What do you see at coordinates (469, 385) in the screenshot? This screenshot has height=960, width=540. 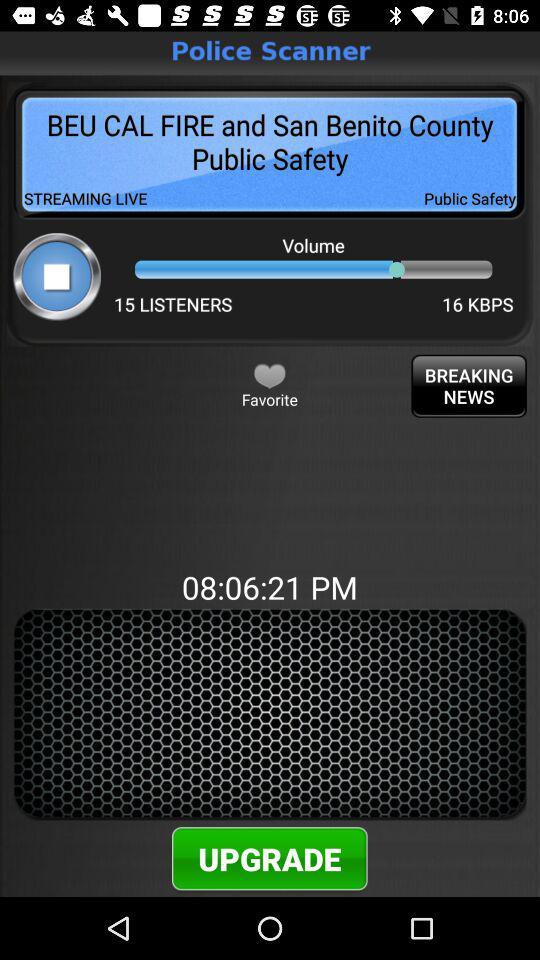 I see `the app to the right of favorite item` at bounding box center [469, 385].